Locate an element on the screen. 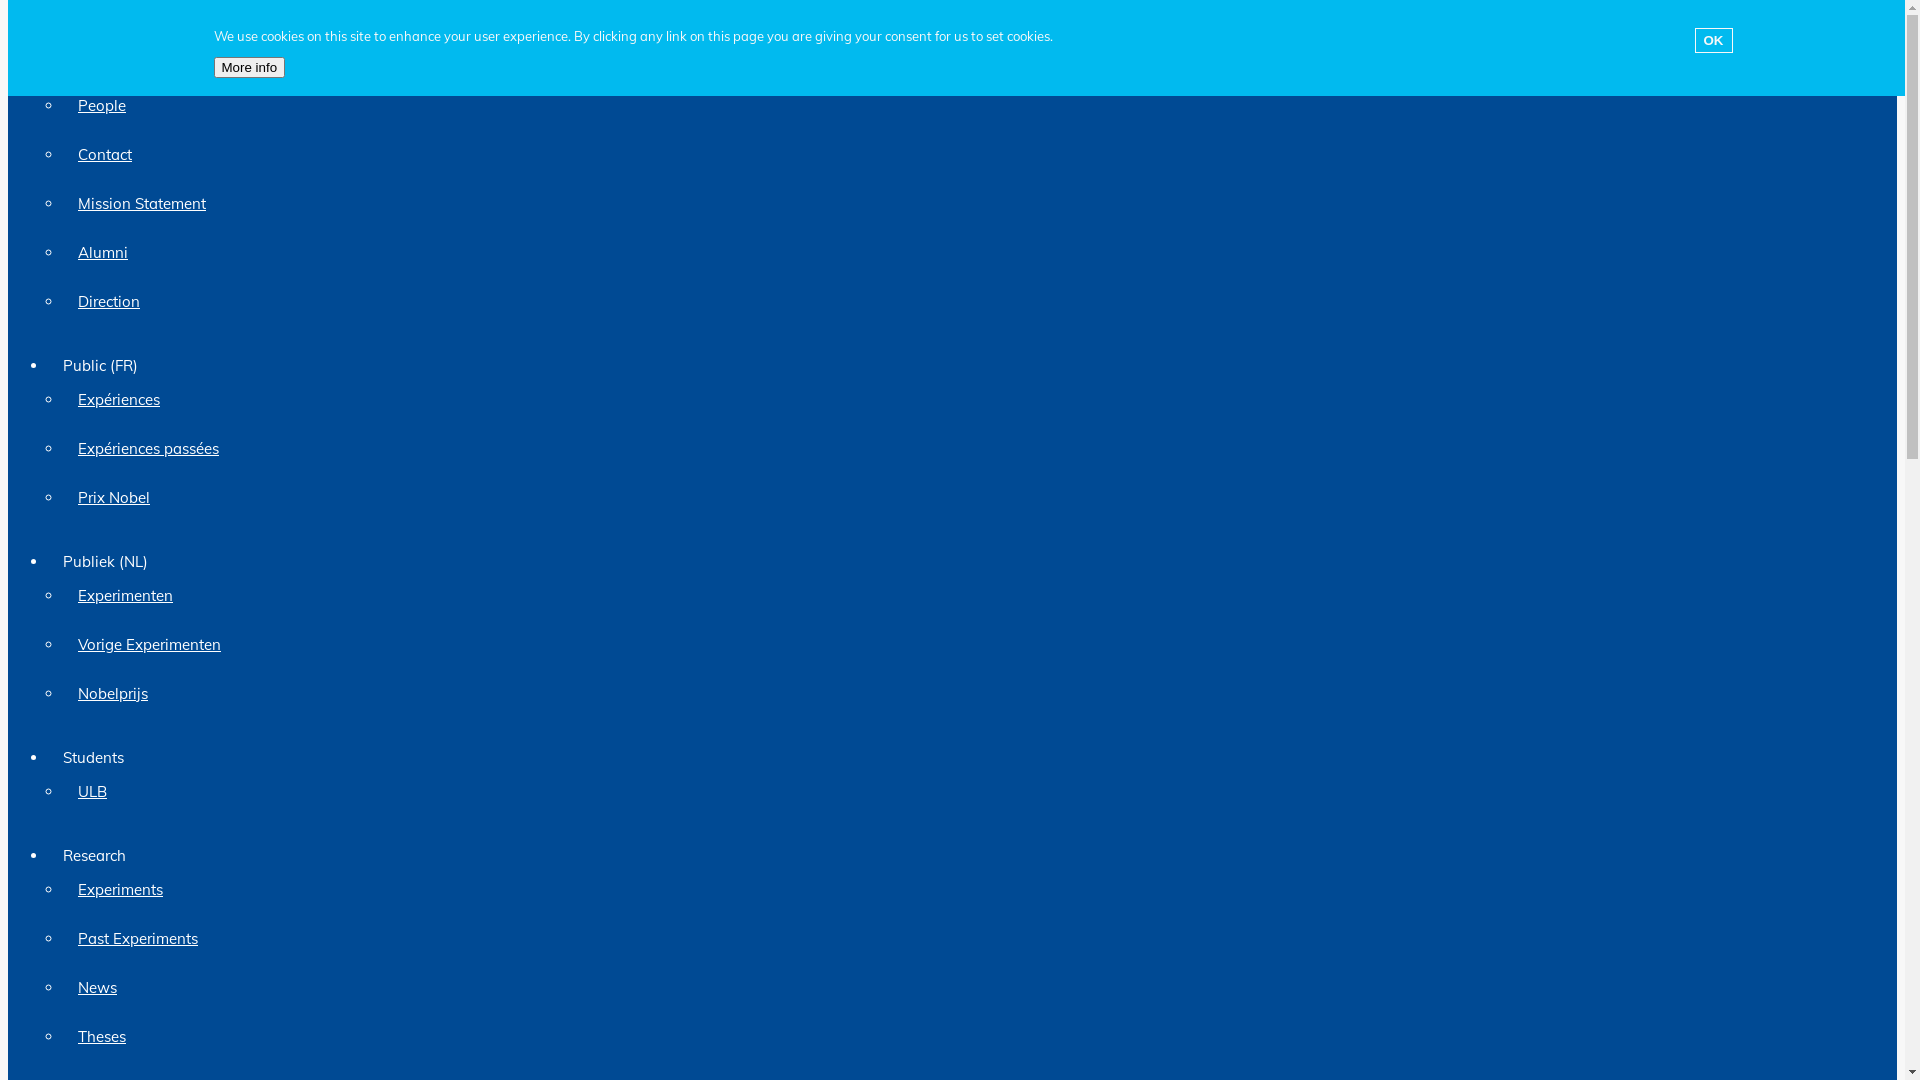  'News' is located at coordinates (77, 986).